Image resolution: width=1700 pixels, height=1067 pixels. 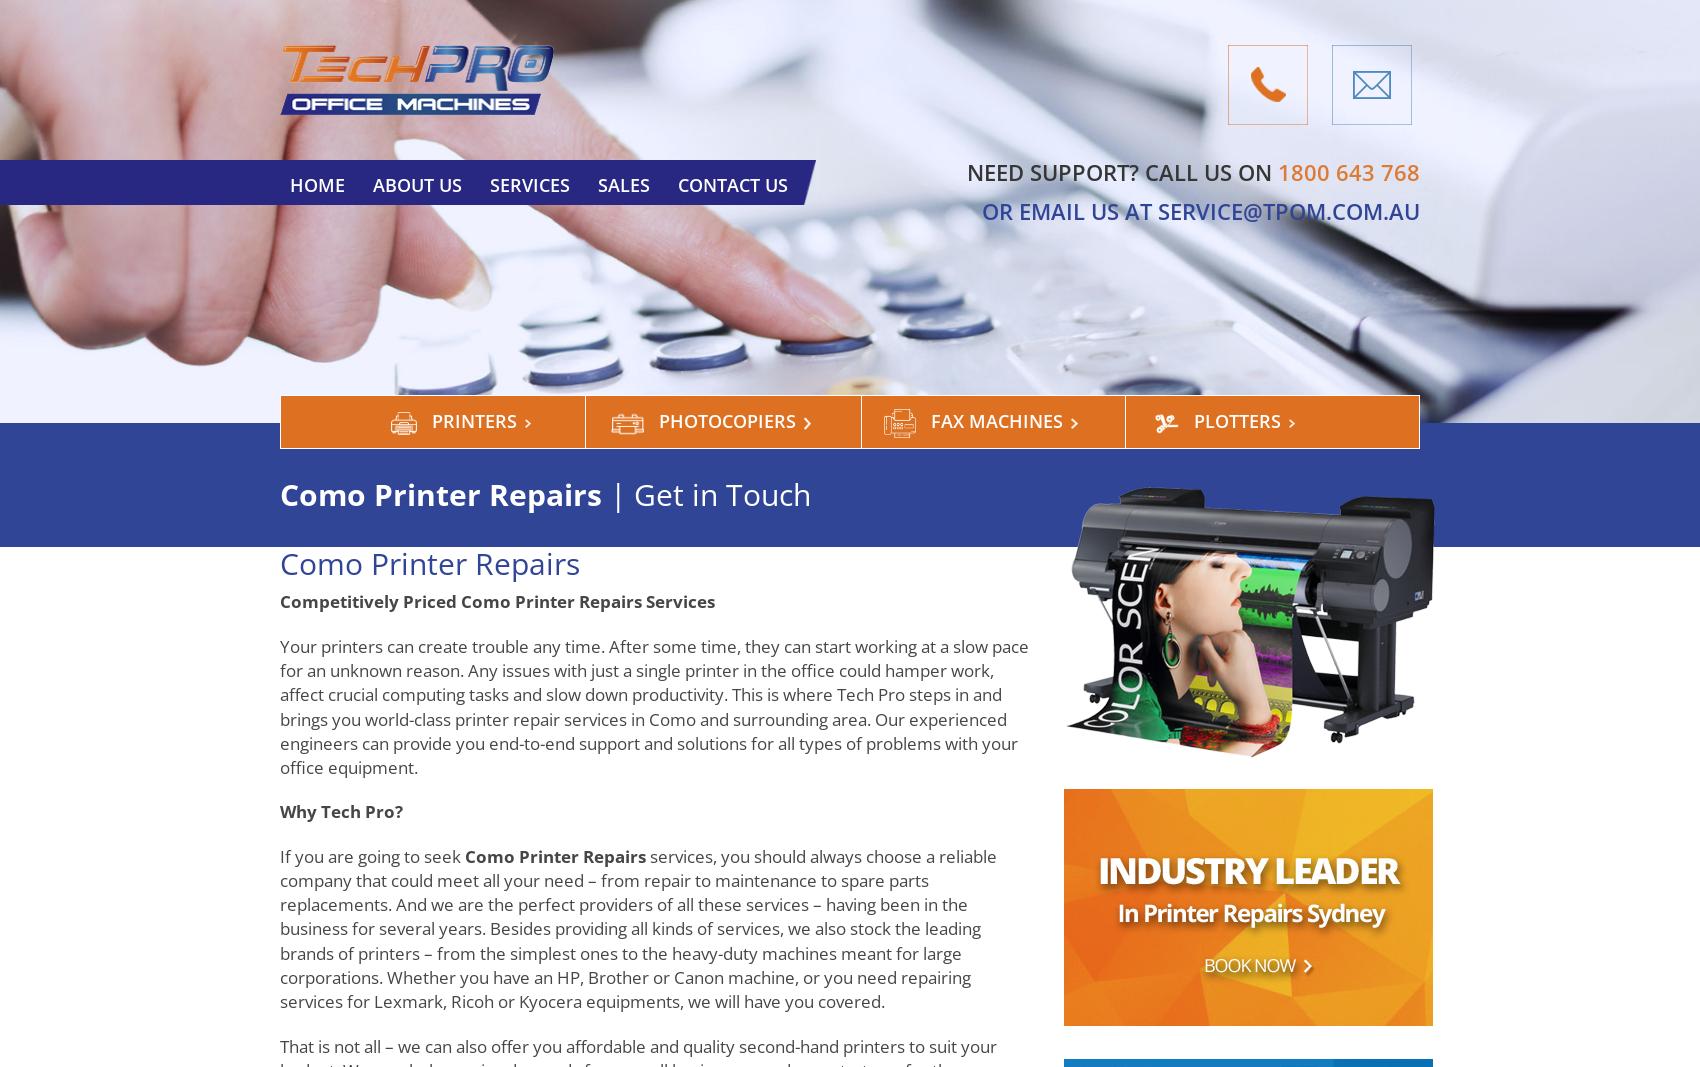 I want to click on 'OR EMAIL US AT', so click(x=1069, y=211).